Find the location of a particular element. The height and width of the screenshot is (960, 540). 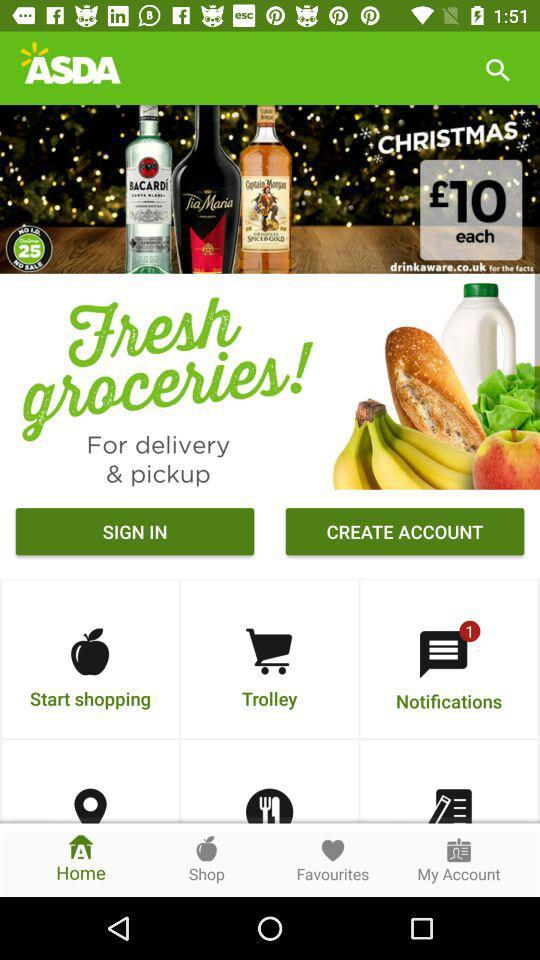

the home button is located at coordinates (80, 859).